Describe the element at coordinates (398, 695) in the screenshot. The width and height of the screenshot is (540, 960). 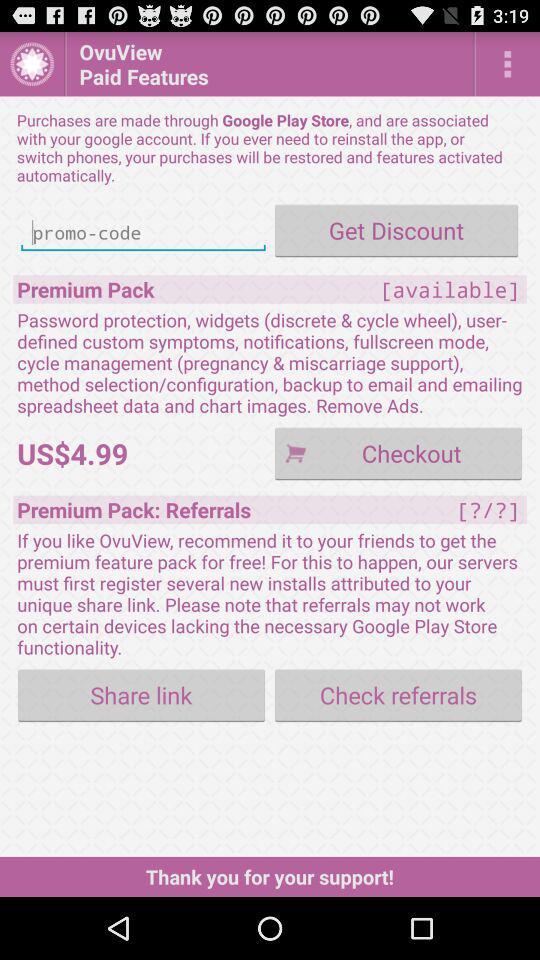
I see `the icon below the if you like` at that location.